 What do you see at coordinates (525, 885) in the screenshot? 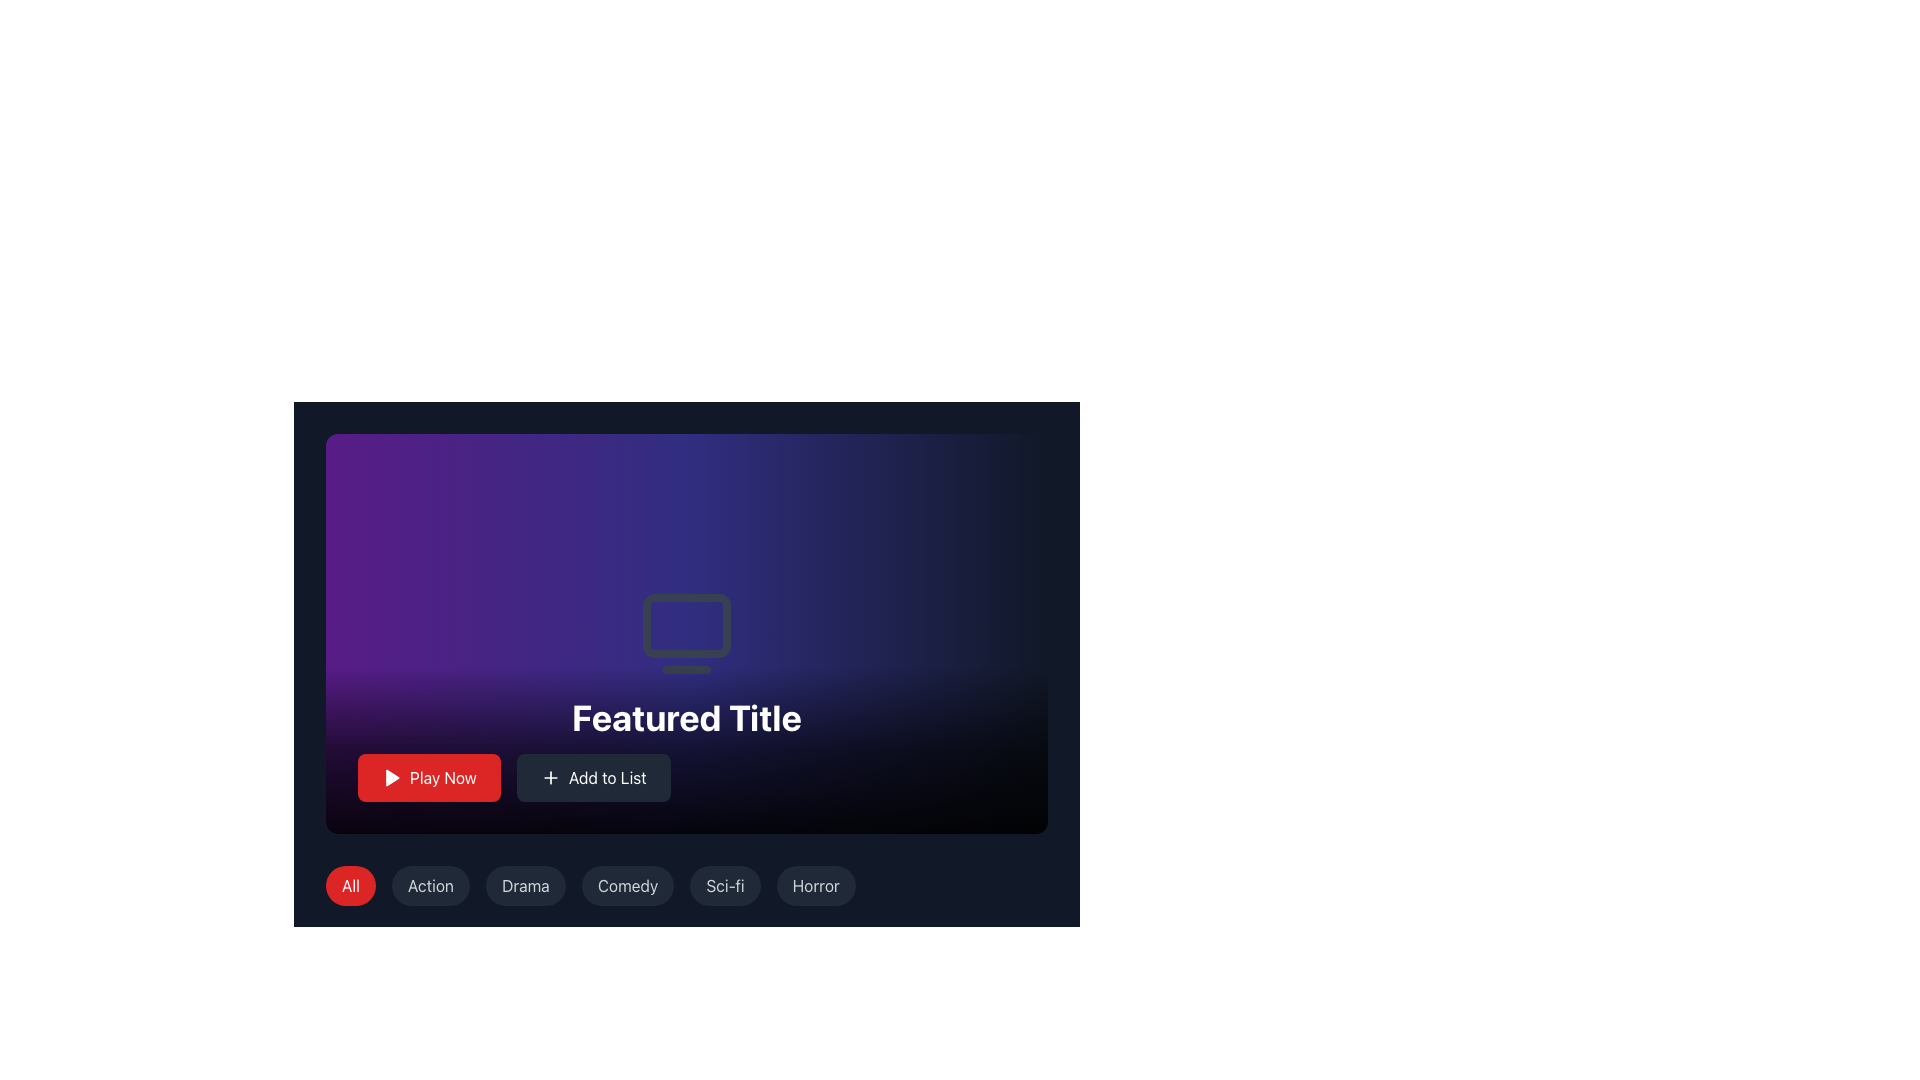
I see `the 'Drama' button` at bounding box center [525, 885].